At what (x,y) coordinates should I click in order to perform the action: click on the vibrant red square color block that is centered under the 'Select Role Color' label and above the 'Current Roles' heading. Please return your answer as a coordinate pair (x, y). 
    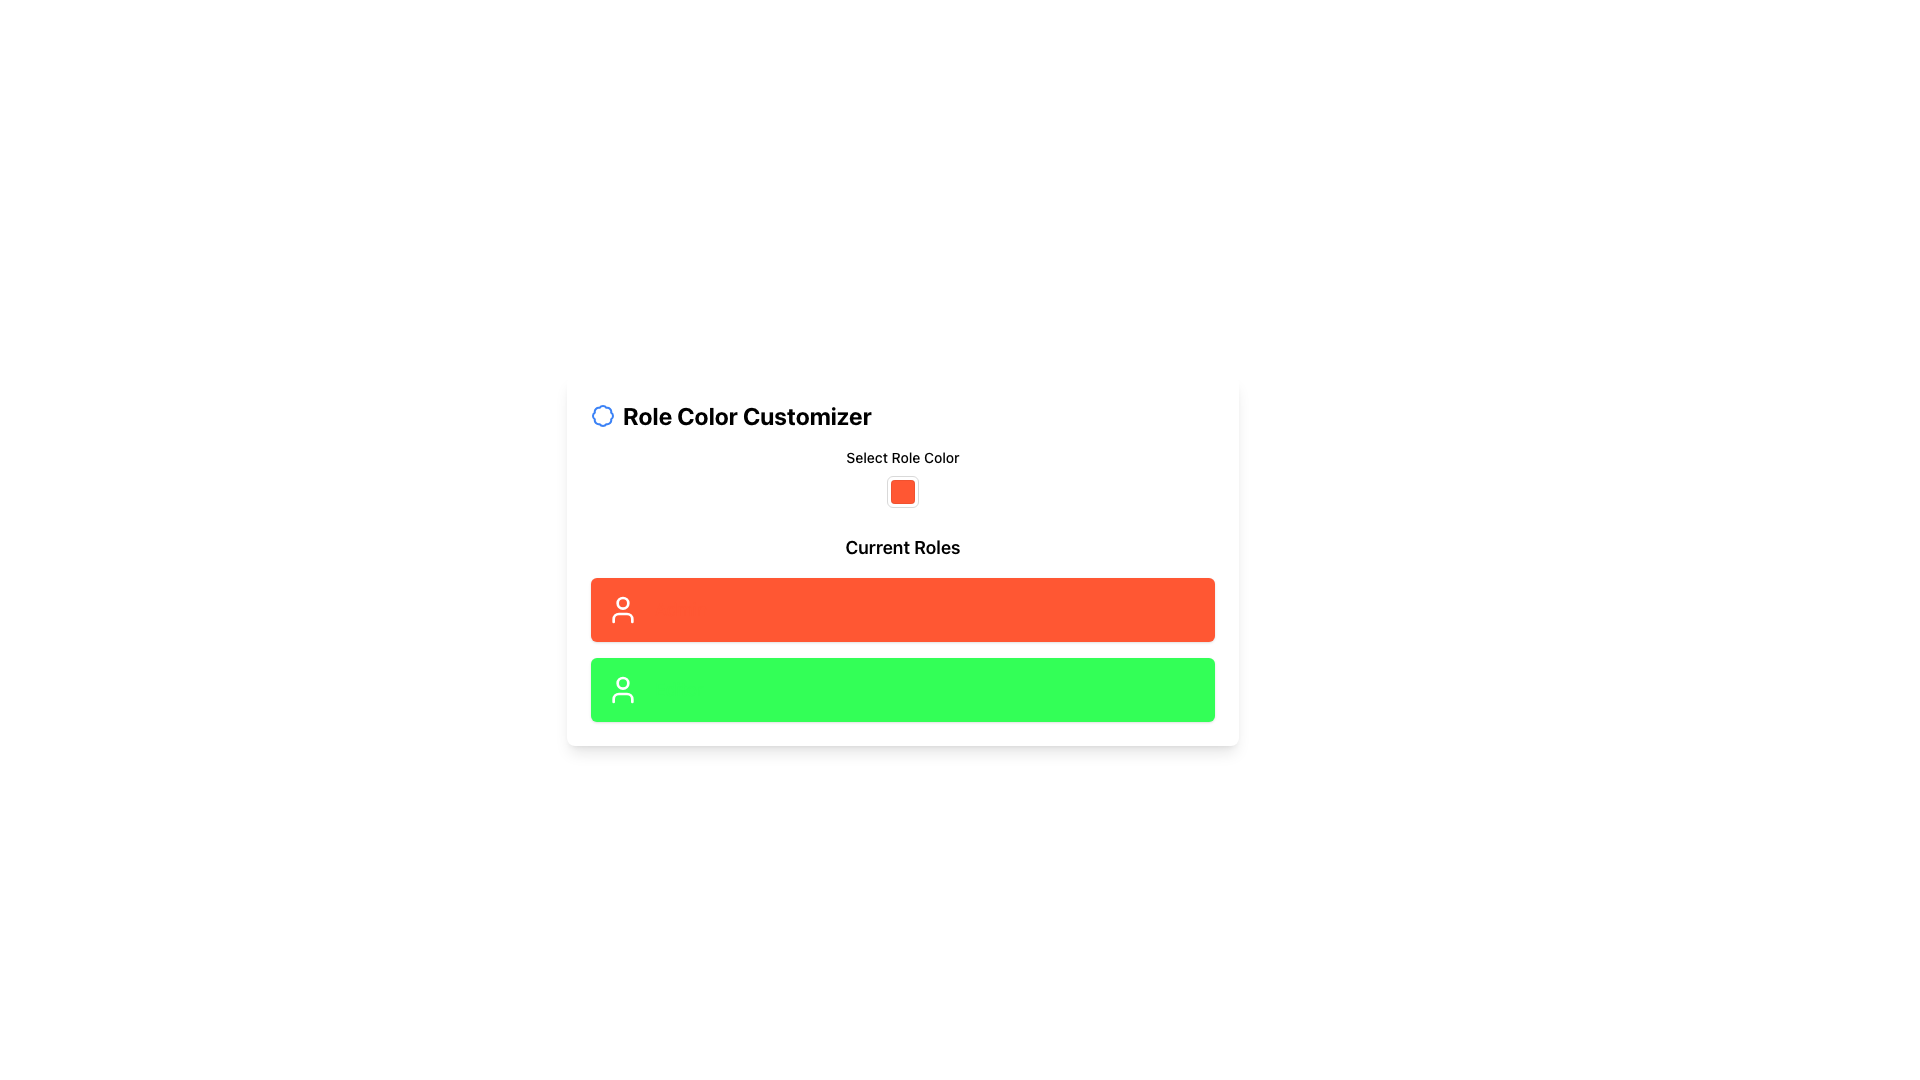
    Looking at the image, I should click on (901, 492).